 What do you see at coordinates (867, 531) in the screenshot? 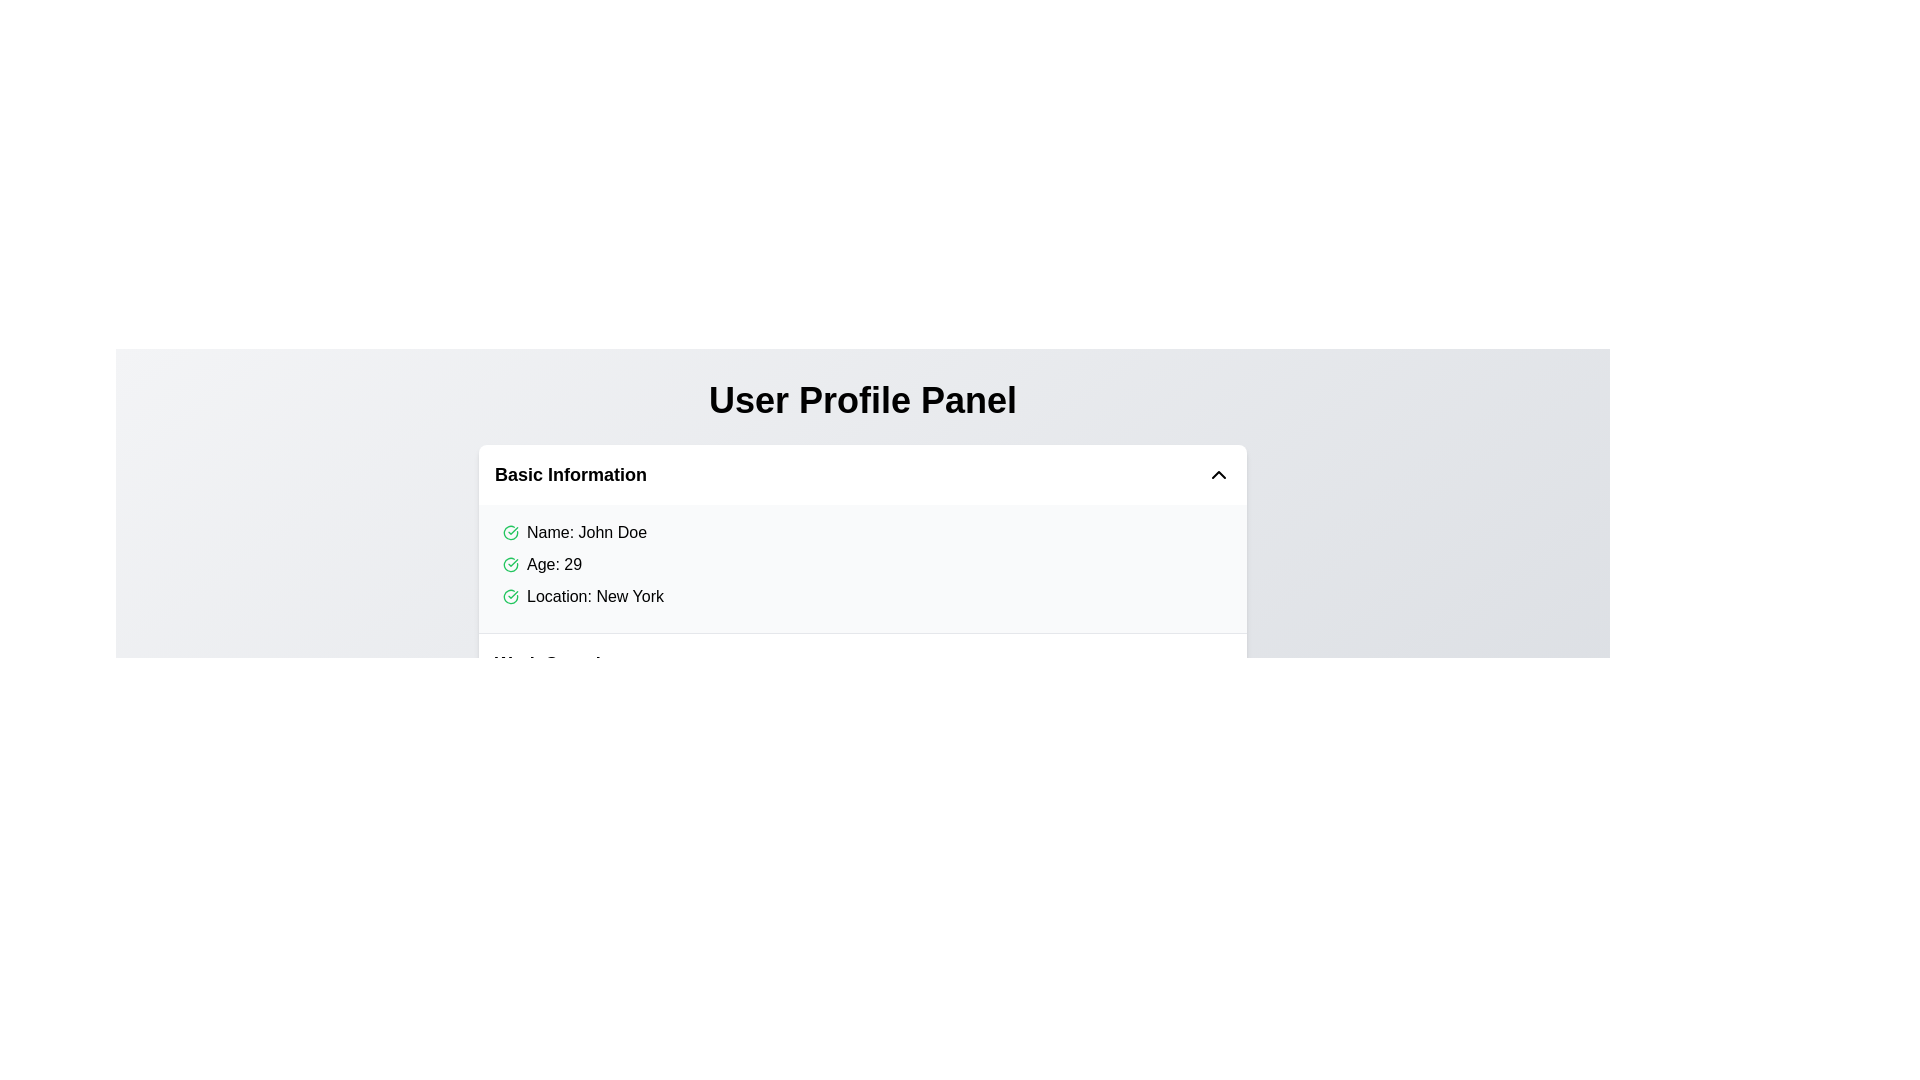
I see `the informational display showing the user's name 'John Doe' in the 'Basic Information' section of the 'User Profile Panel'` at bounding box center [867, 531].